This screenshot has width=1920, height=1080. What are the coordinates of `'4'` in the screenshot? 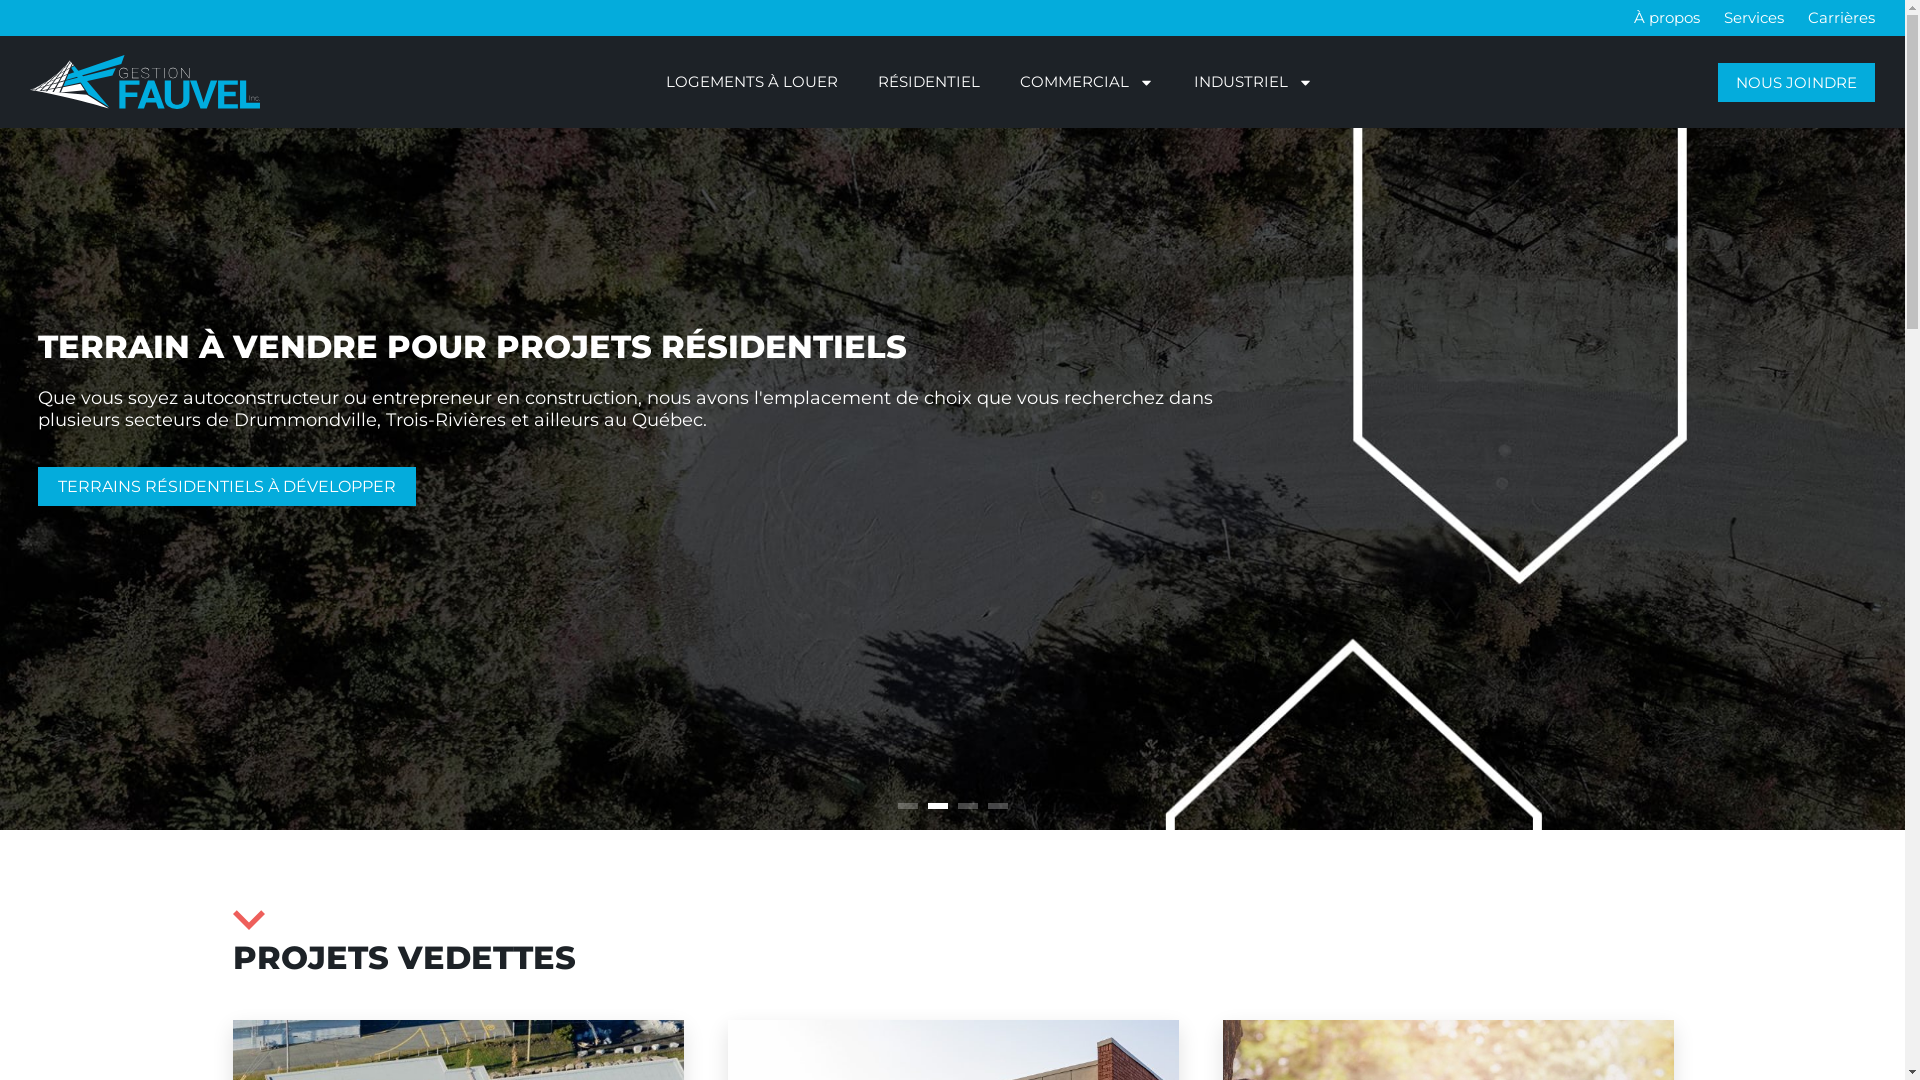 It's located at (998, 805).